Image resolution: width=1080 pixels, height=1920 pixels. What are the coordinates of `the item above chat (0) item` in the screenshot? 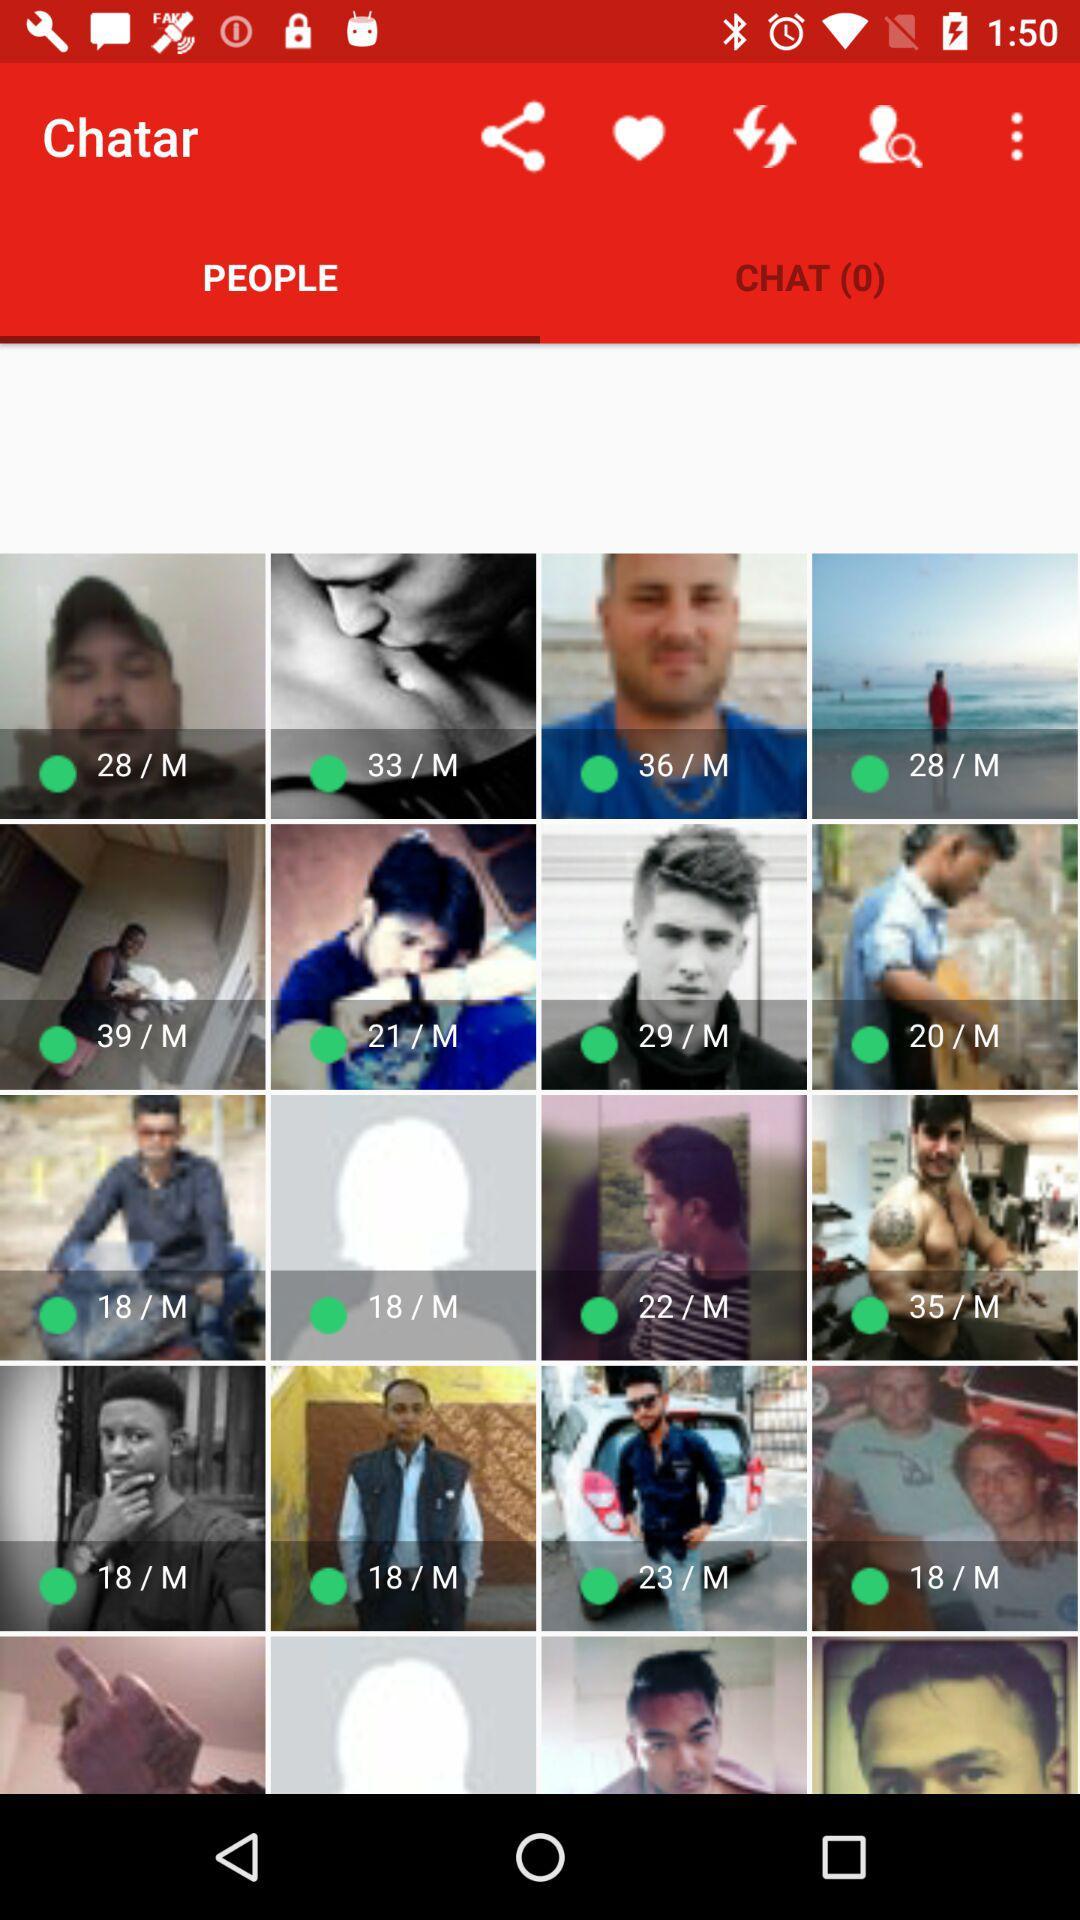 It's located at (890, 135).